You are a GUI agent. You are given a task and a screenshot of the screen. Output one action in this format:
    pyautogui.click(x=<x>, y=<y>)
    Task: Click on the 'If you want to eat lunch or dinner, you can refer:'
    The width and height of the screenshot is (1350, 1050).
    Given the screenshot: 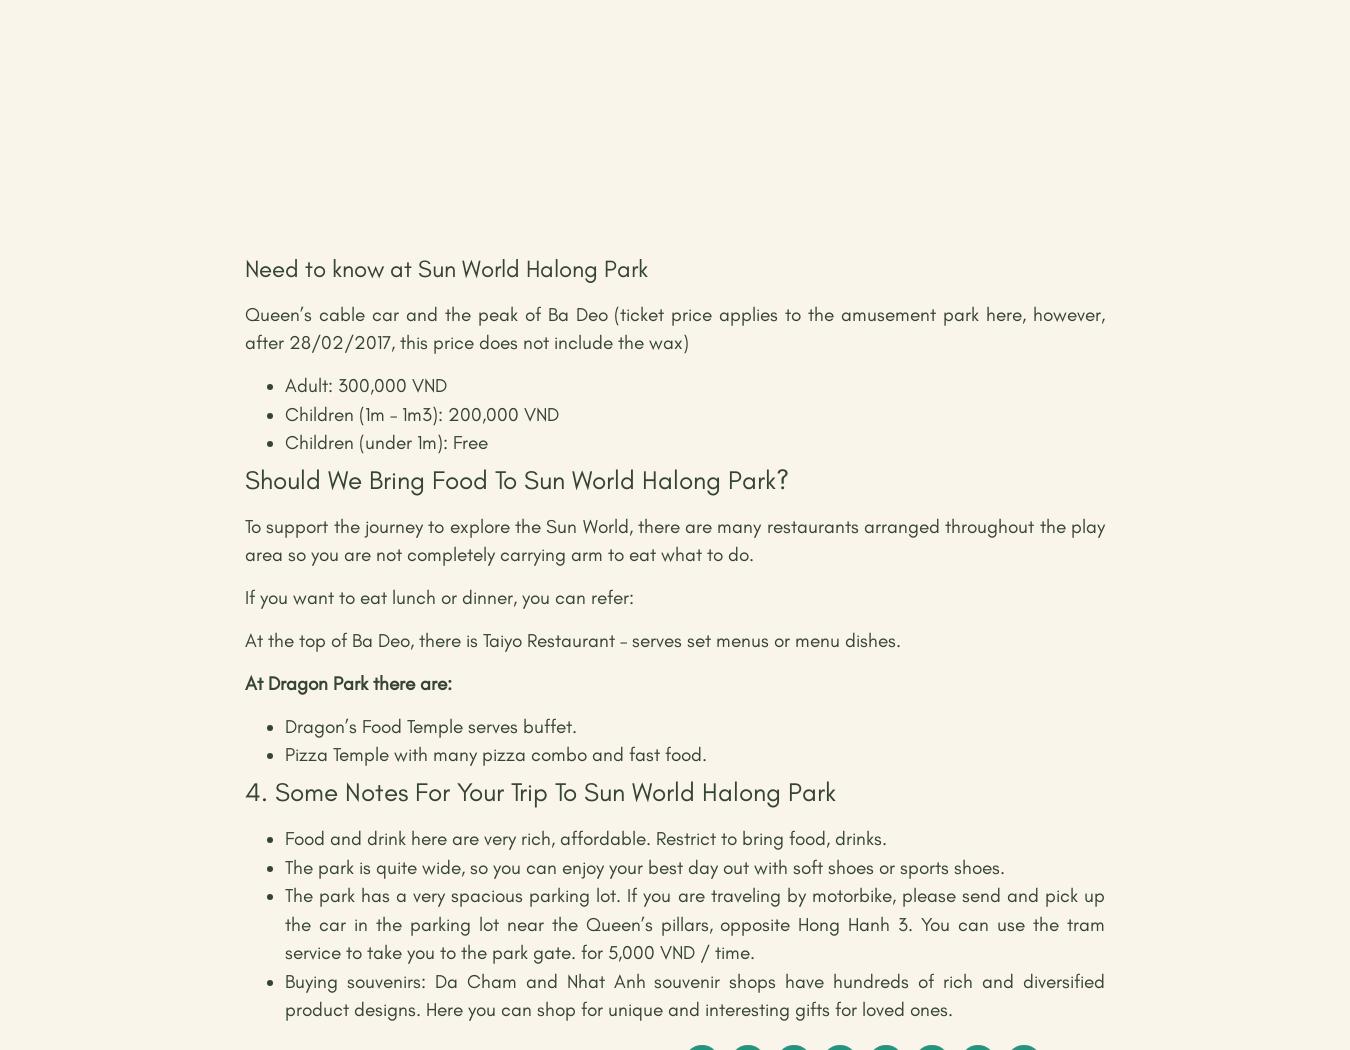 What is the action you would take?
    pyautogui.click(x=439, y=596)
    